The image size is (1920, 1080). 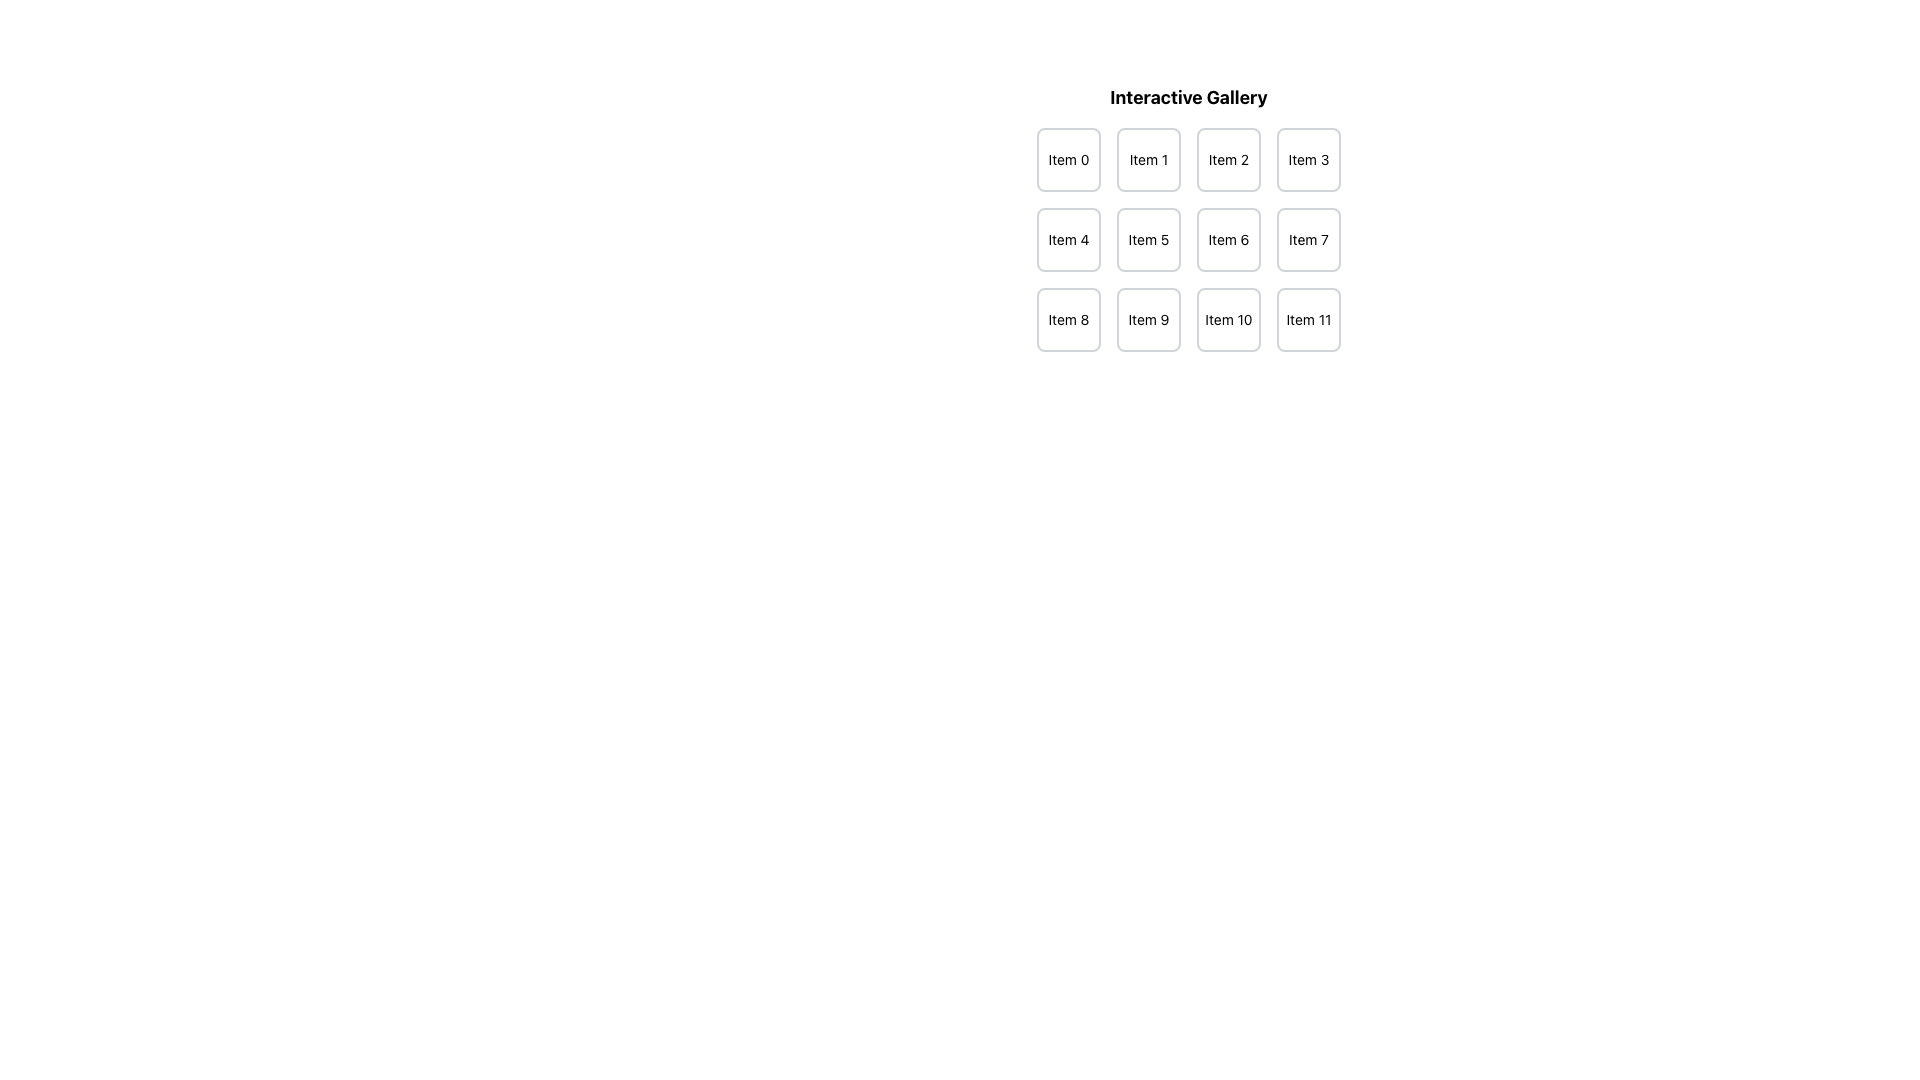 I want to click on the static text label positioned in the third row and second column of the 'Interactive Gallery' grid layout, which is located between 'Item 9' and 'Item 11', so click(x=1227, y=319).